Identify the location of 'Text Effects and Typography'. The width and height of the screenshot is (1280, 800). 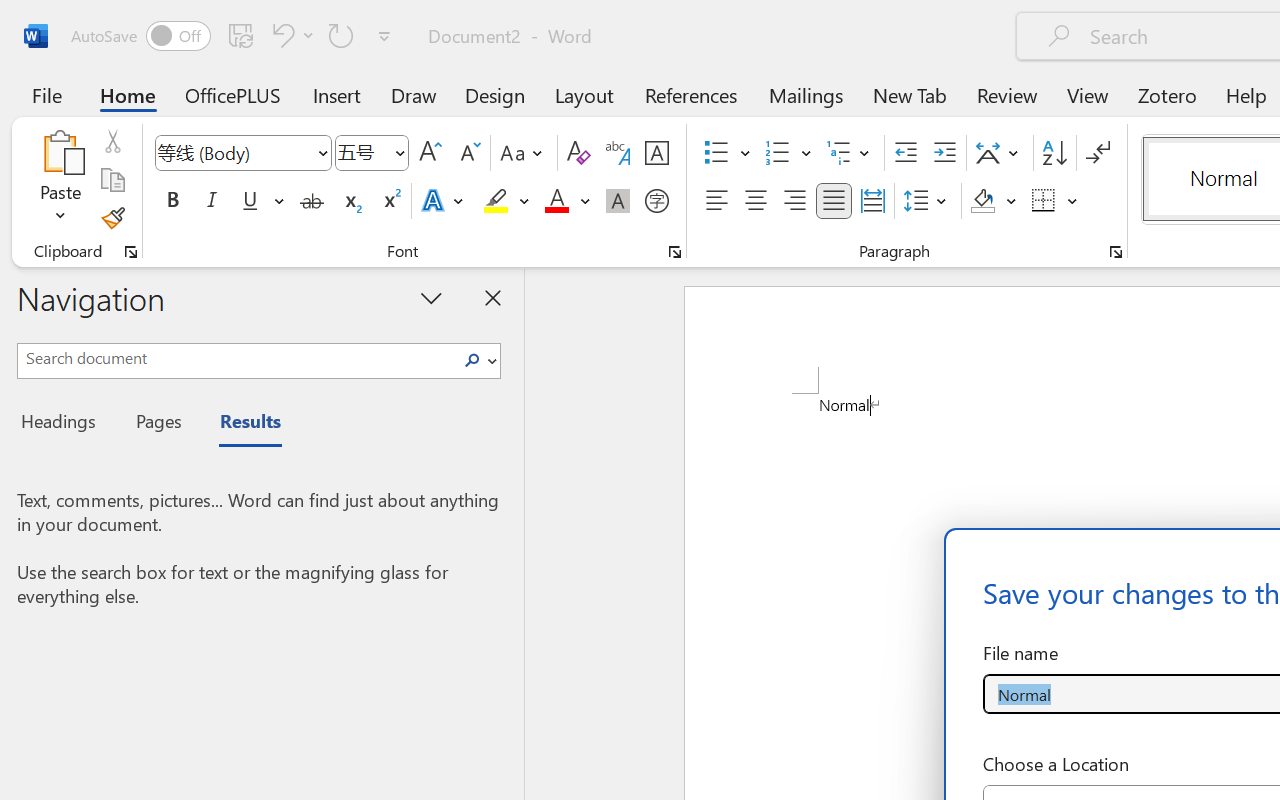
(443, 201).